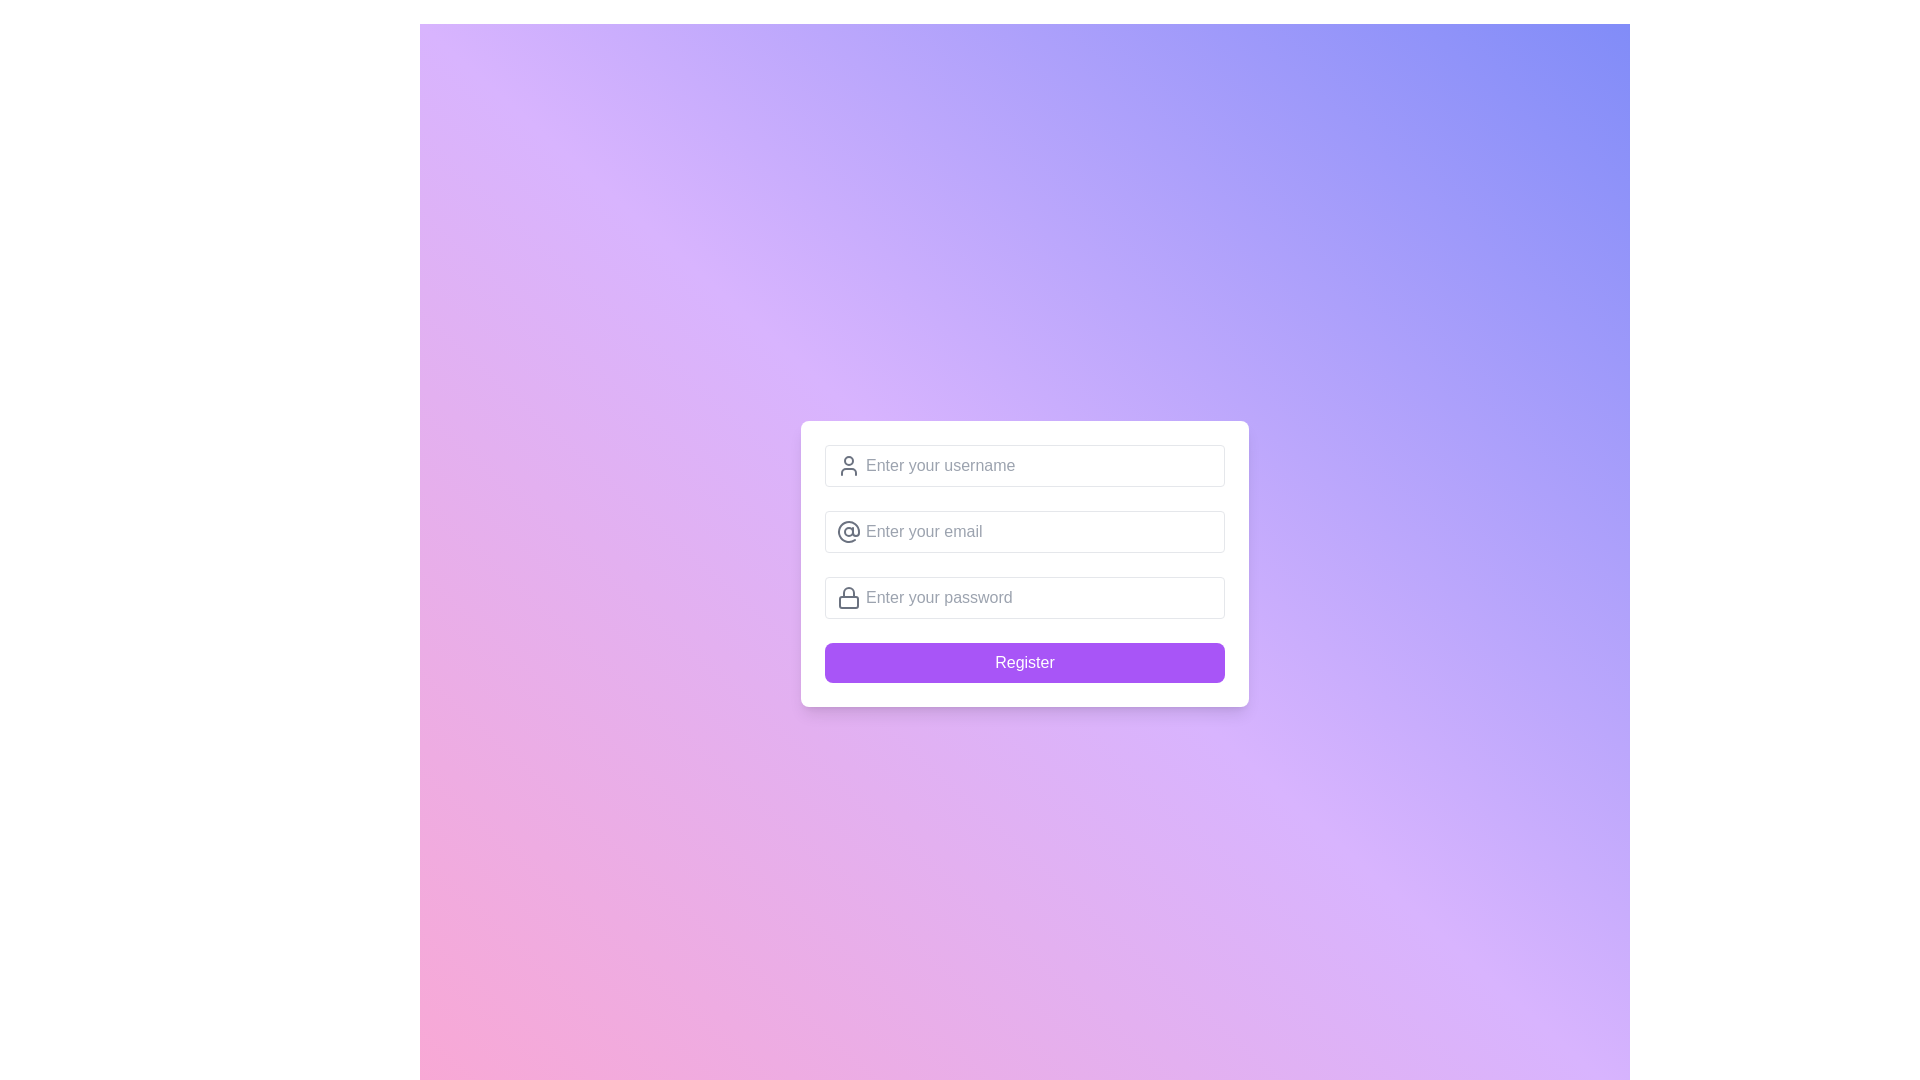  What do you see at coordinates (849, 531) in the screenshot?
I see `the email sign icon, which is a minimalist black-and-white circular design with an '@' symbol, located inside the second input field of a centrally placed form` at bounding box center [849, 531].